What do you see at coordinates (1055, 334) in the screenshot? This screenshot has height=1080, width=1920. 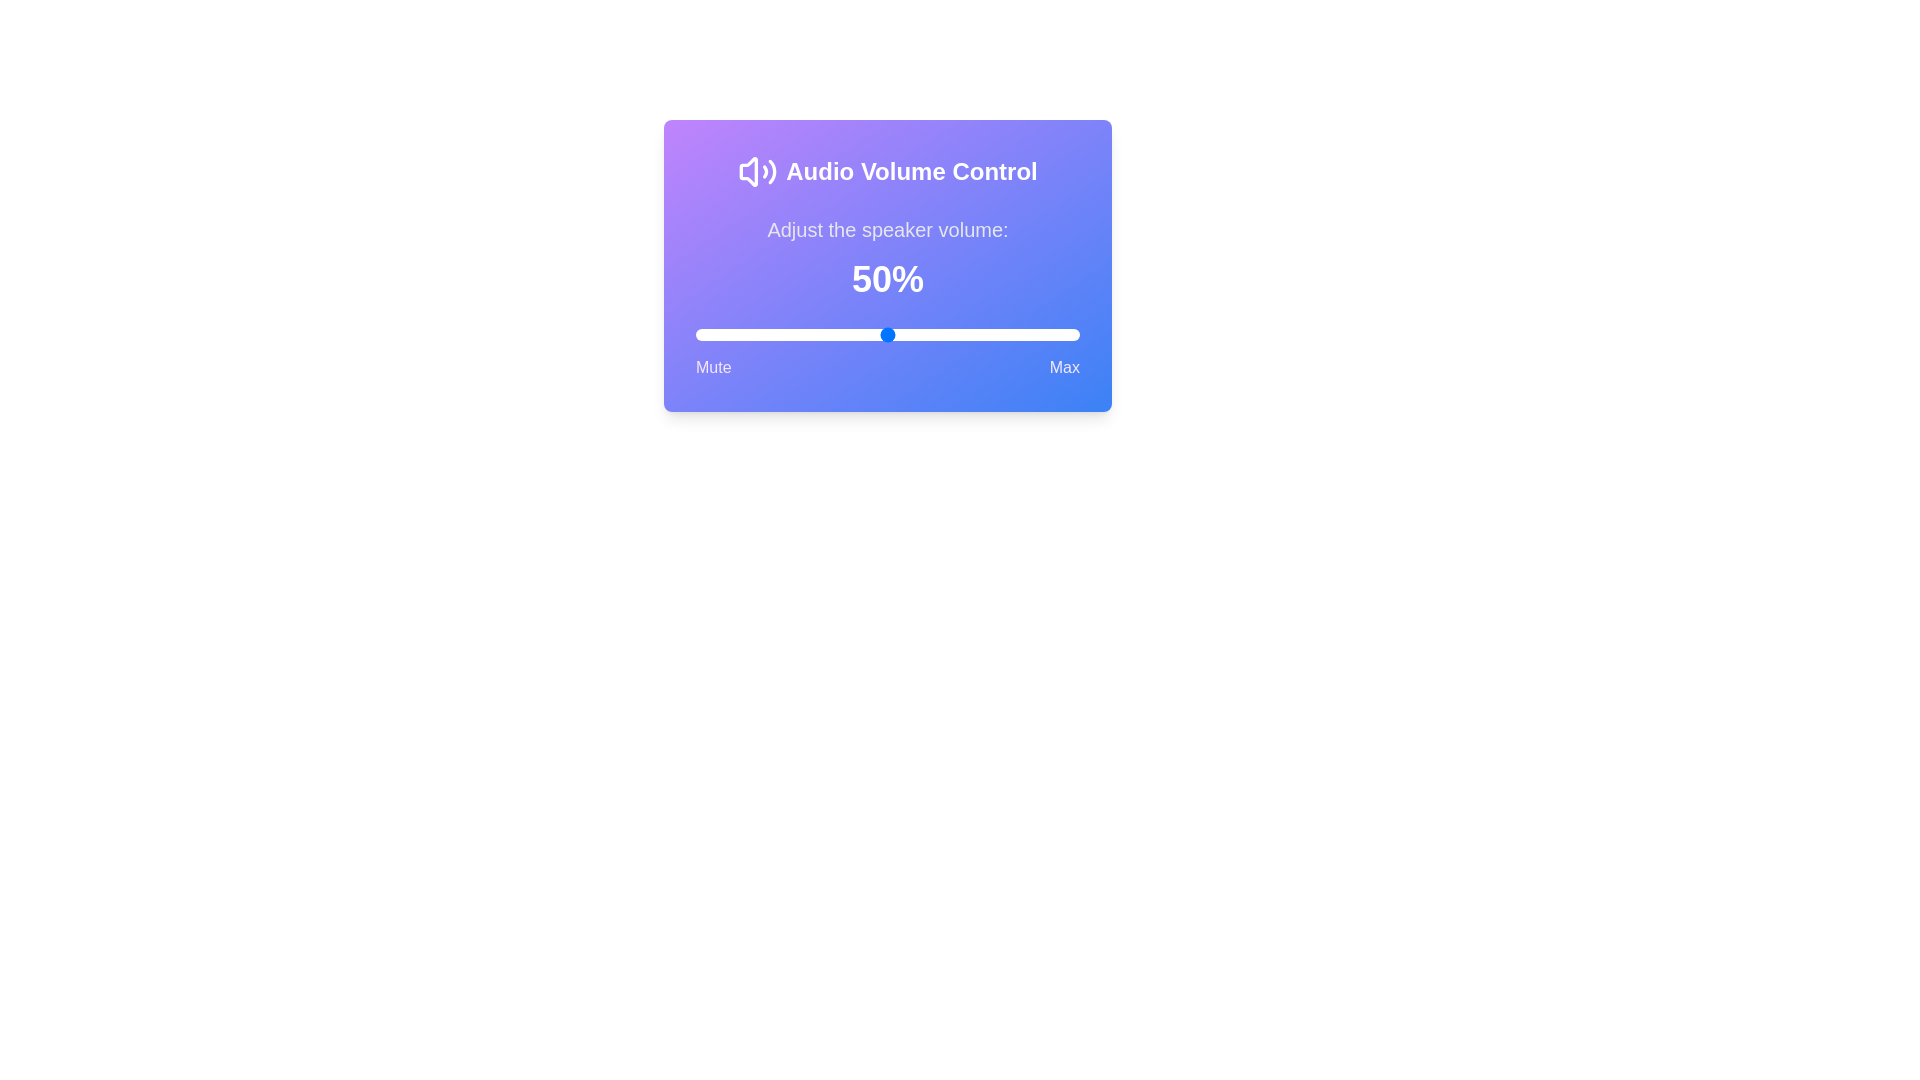 I see `the volume slider to 94%` at bounding box center [1055, 334].